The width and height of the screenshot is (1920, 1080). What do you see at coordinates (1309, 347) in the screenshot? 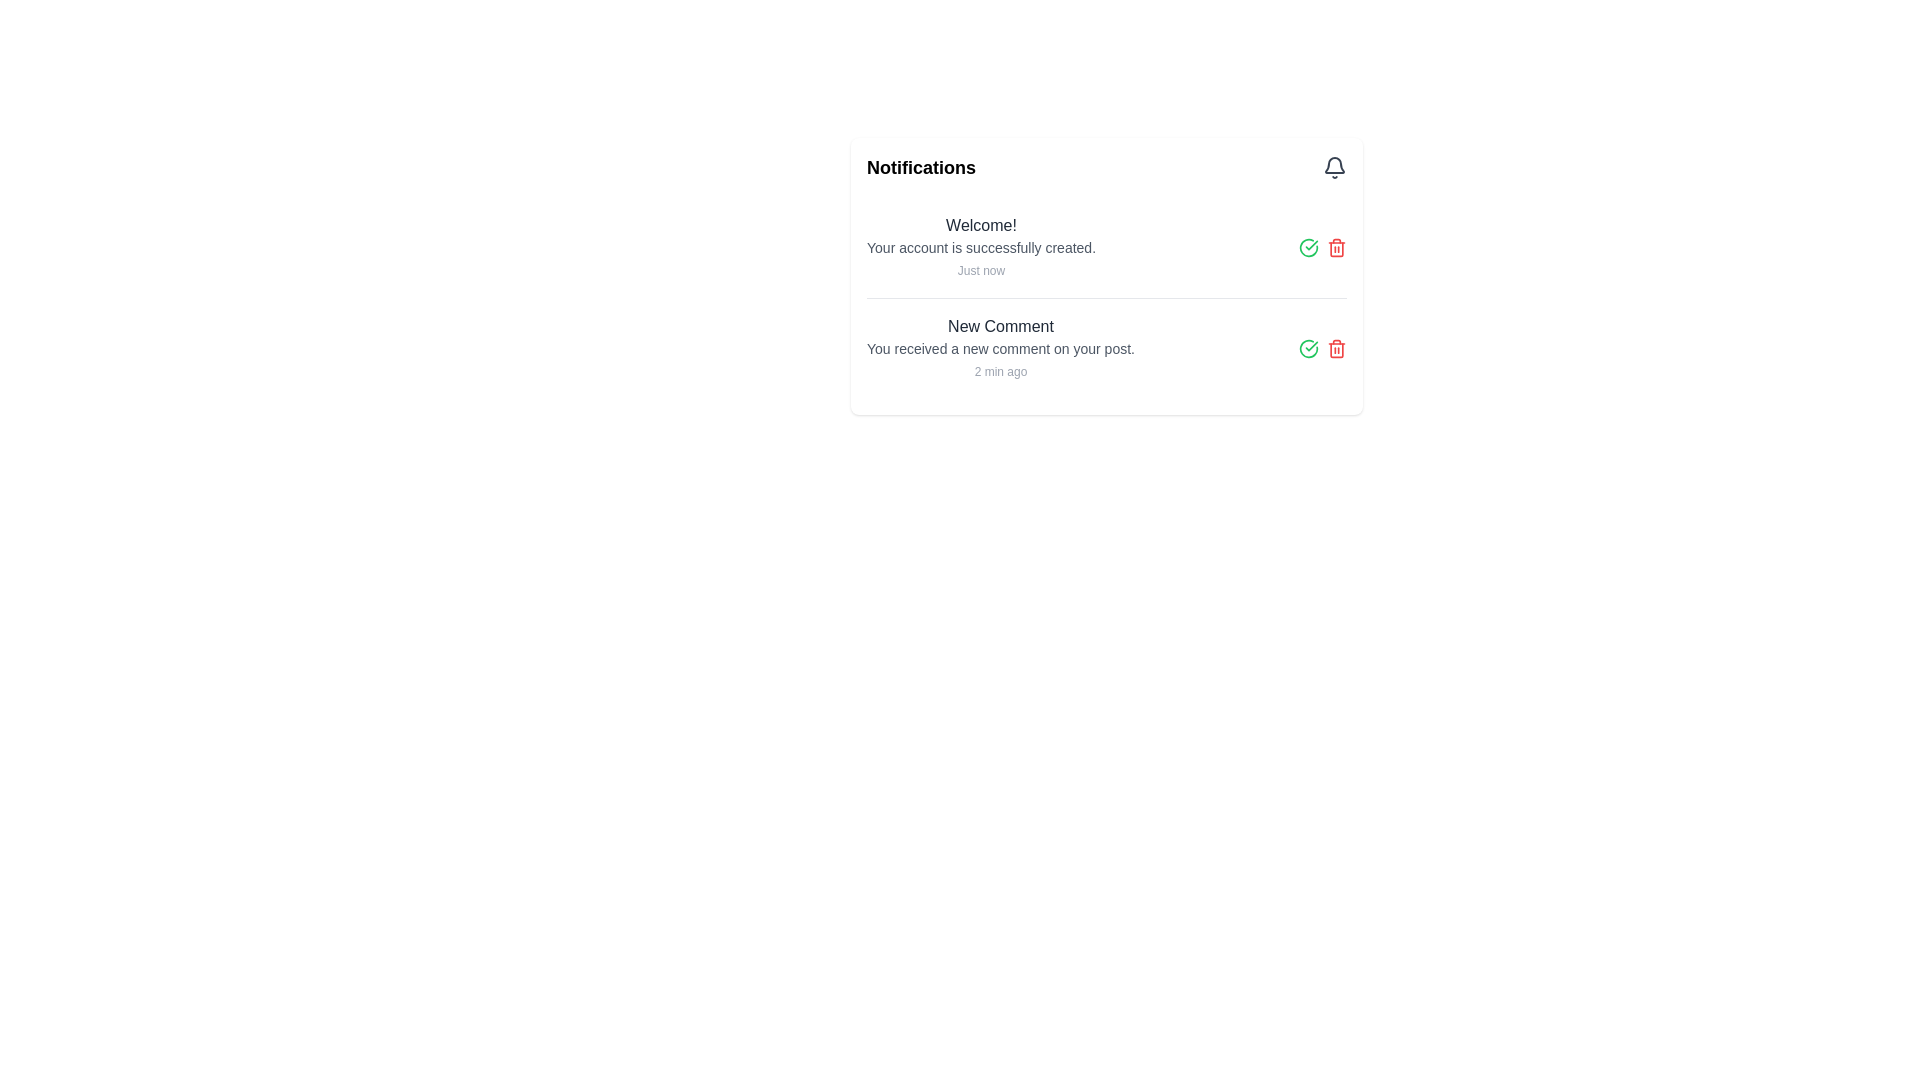
I see `the green circular icon with a checkmark next to the 'New Comment' notification` at bounding box center [1309, 347].